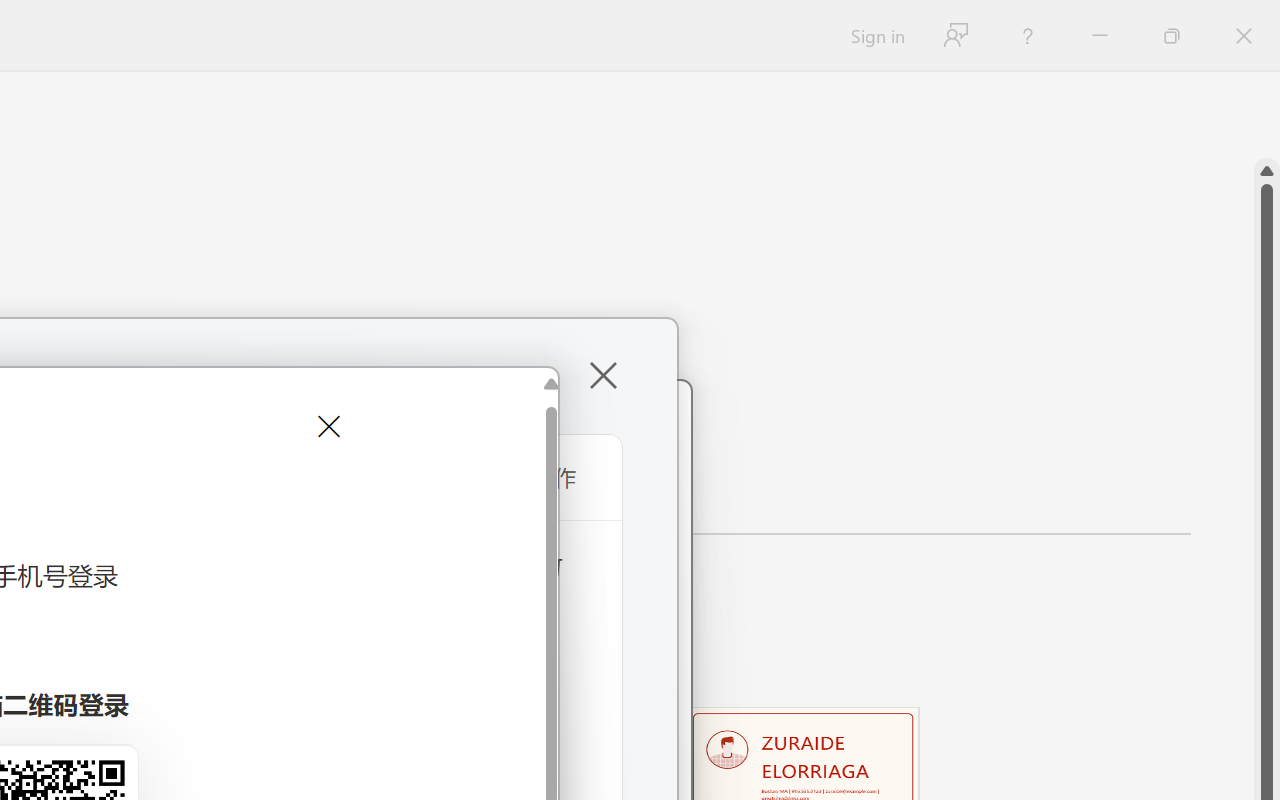 This screenshot has height=800, width=1280. I want to click on 'Cancel', so click(327, 426).